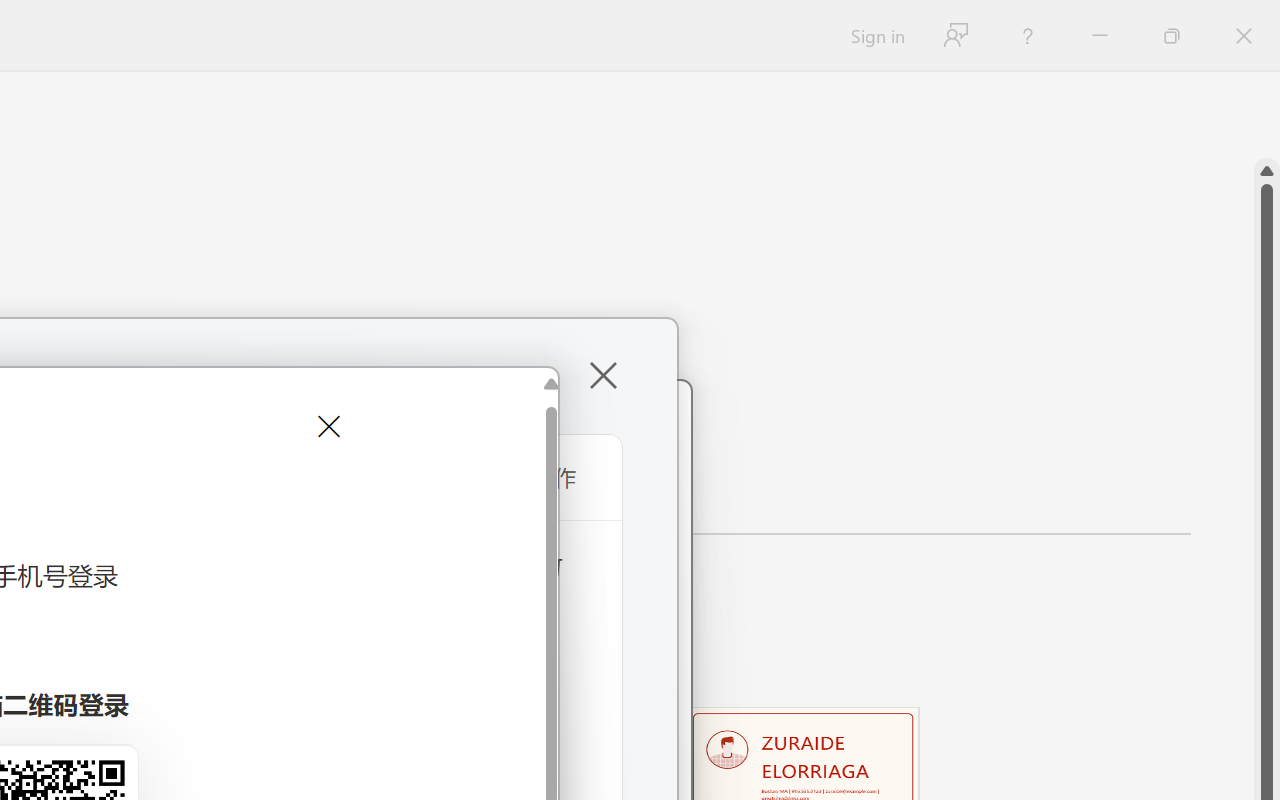 This screenshot has height=800, width=1280. I want to click on 'Cancel', so click(327, 426).